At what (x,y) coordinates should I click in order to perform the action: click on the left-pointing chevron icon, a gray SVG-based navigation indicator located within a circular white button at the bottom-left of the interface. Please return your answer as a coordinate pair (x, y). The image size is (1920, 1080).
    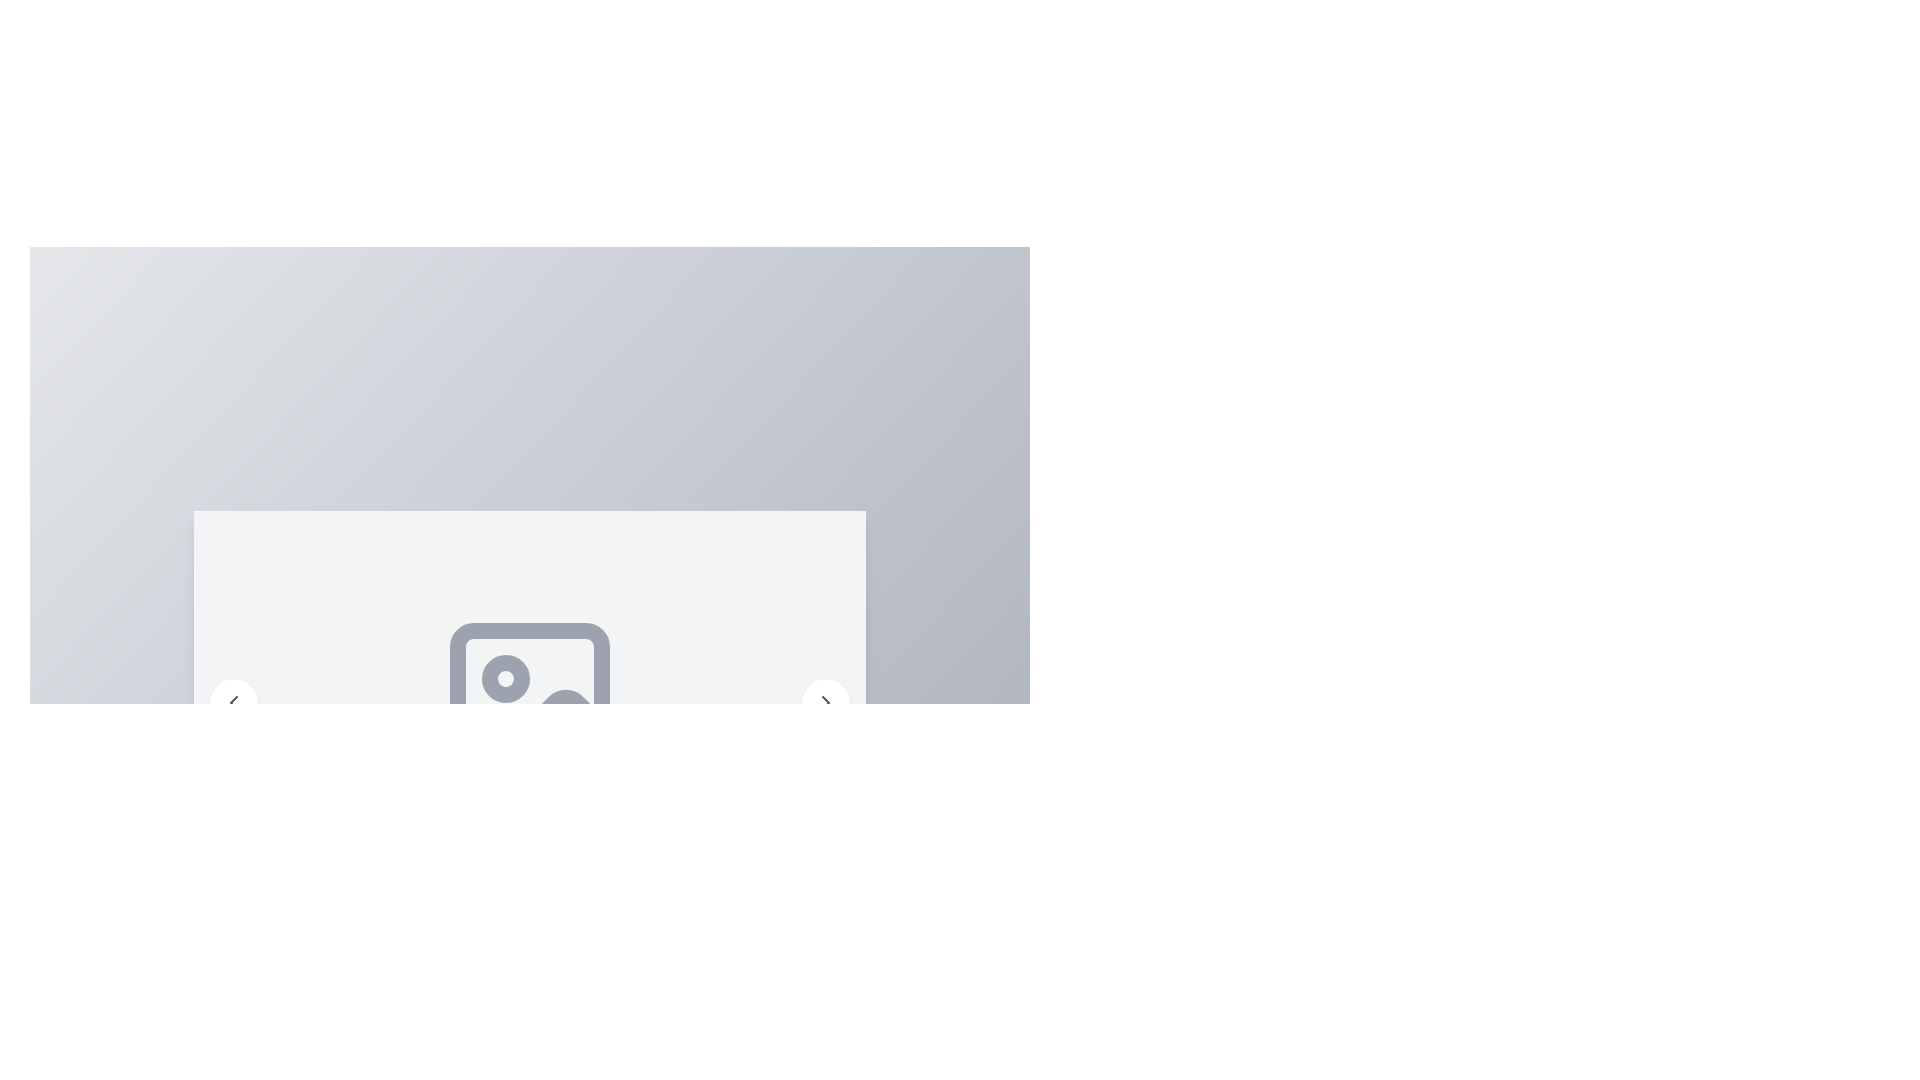
    Looking at the image, I should click on (234, 701).